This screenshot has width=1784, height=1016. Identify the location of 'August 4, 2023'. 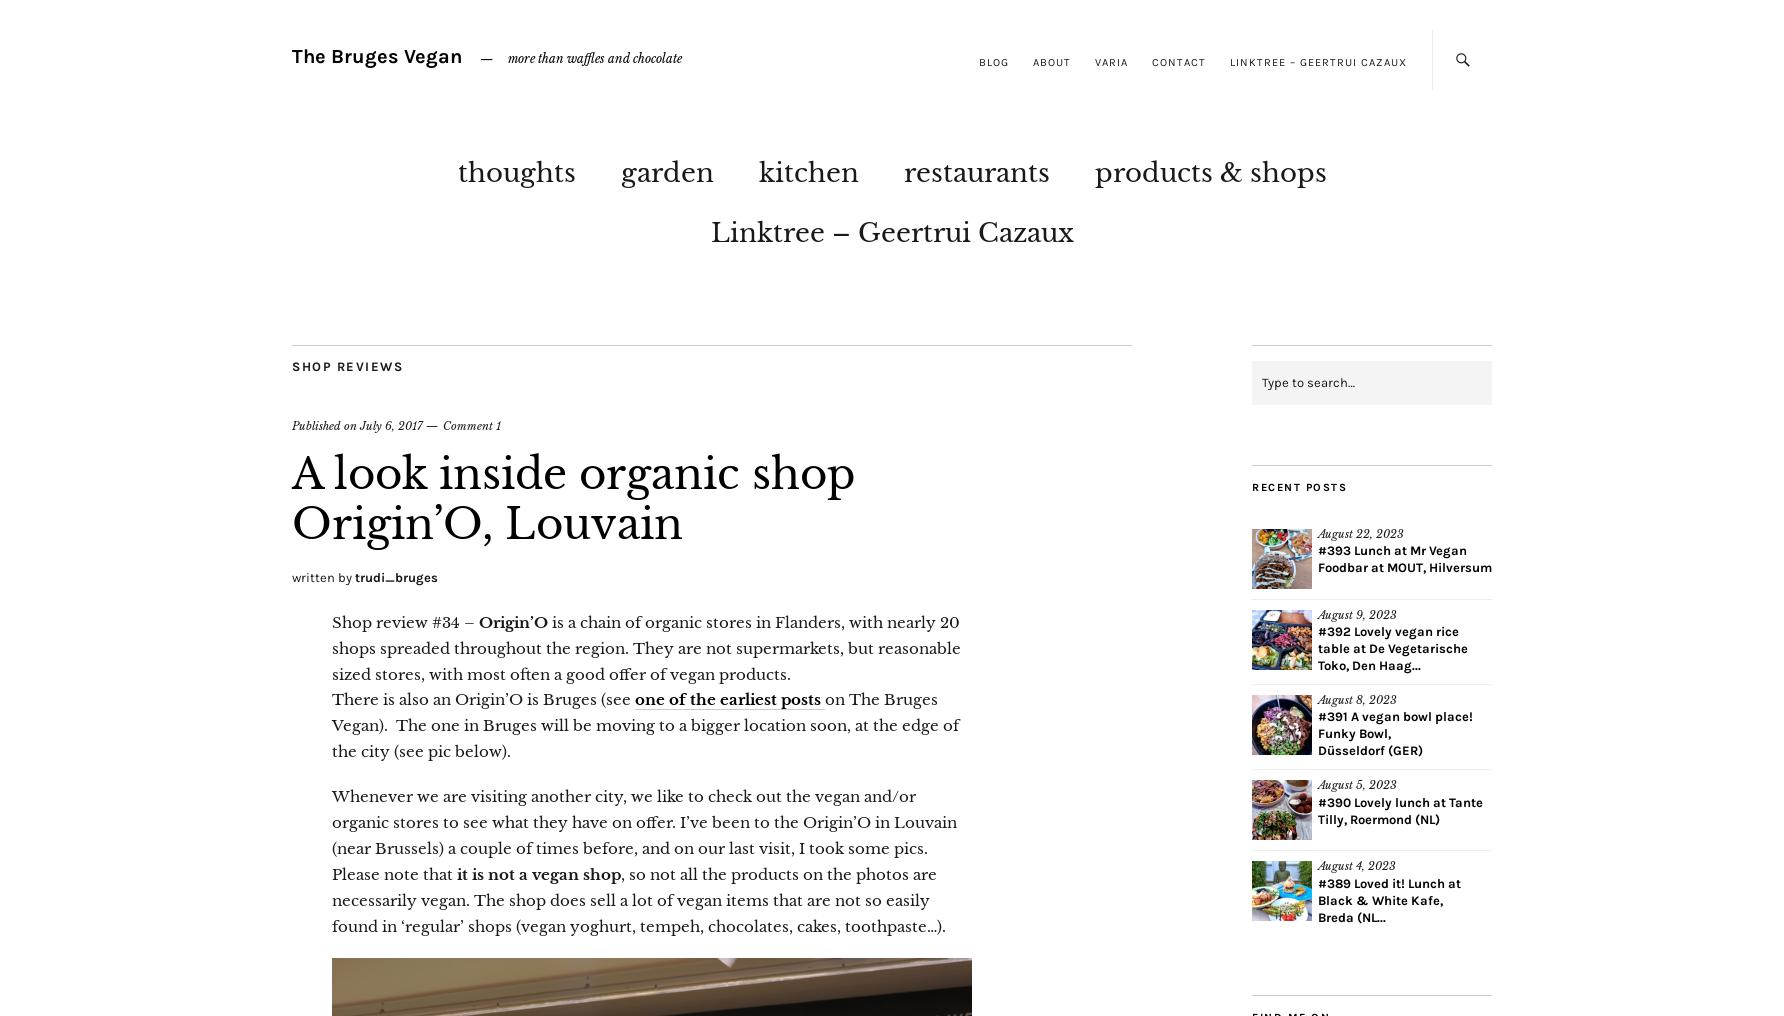
(1357, 866).